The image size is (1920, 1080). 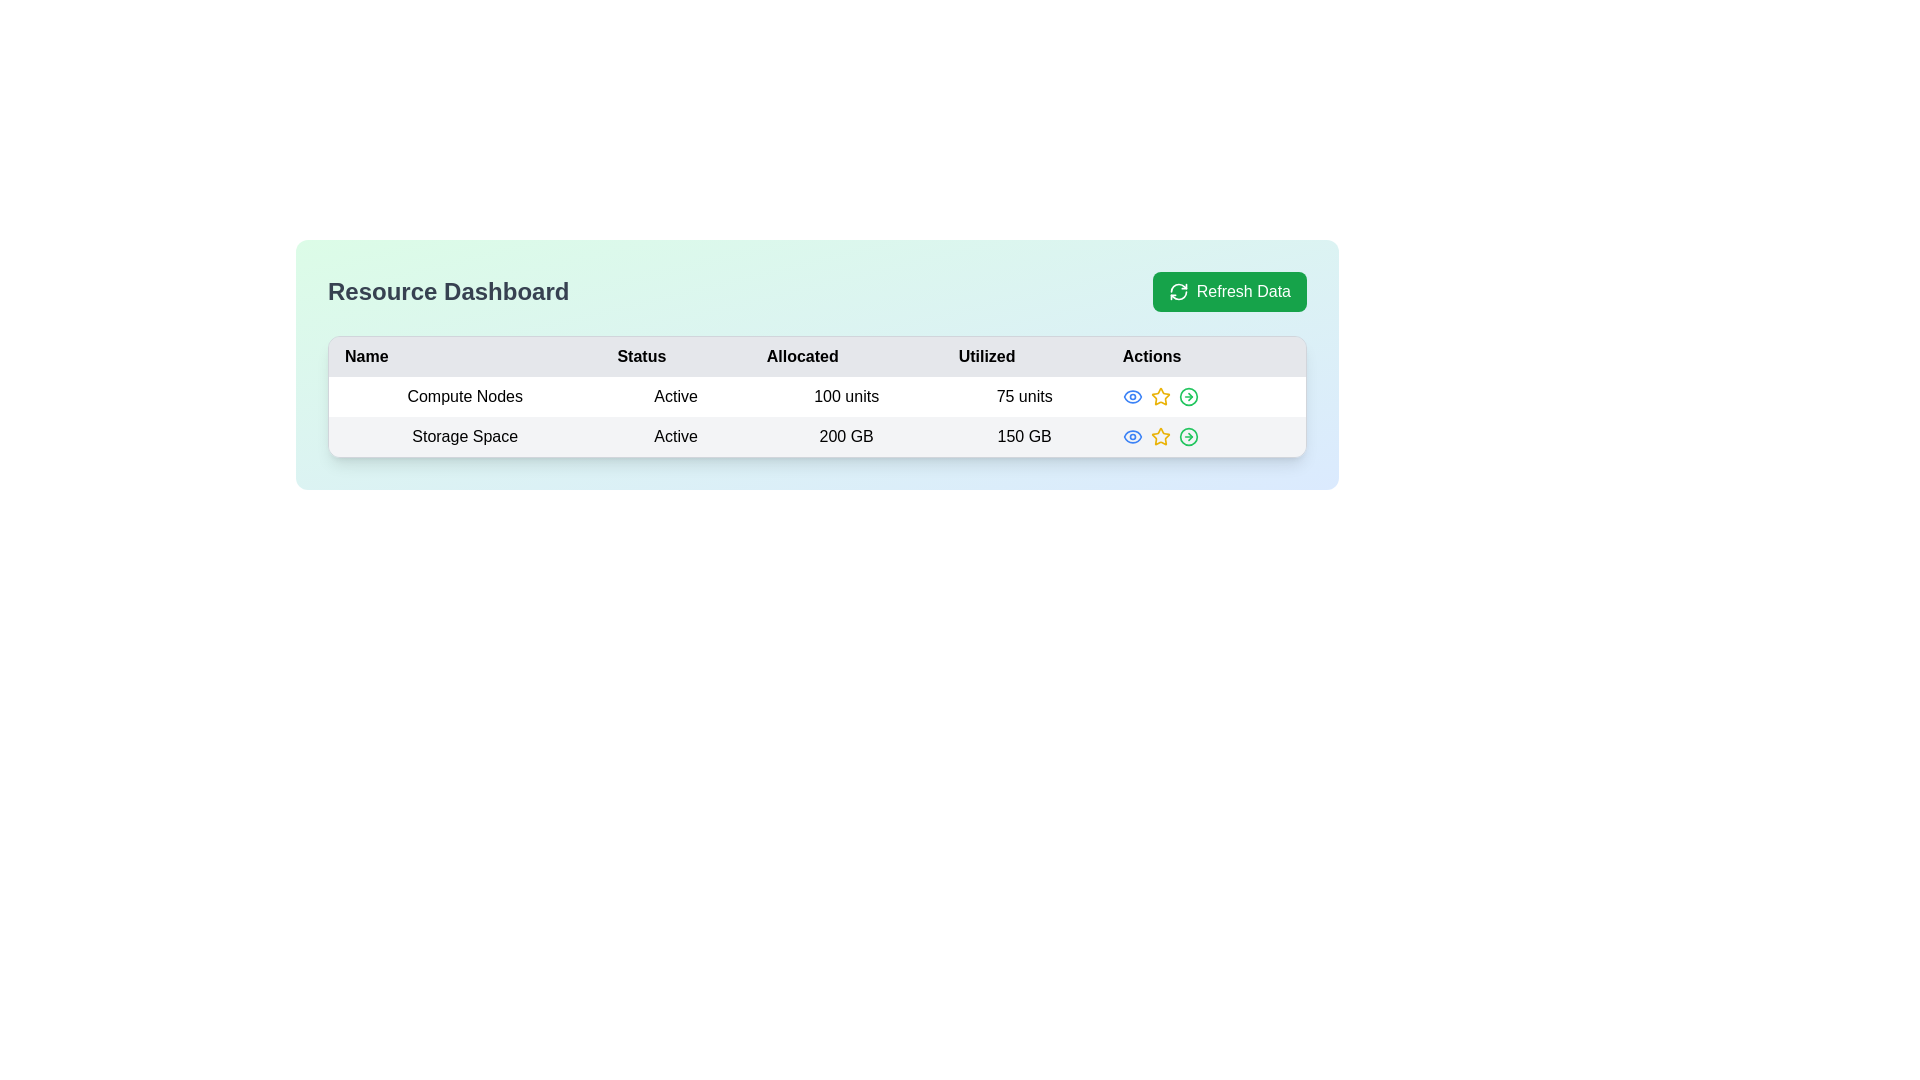 What do you see at coordinates (1178, 292) in the screenshot?
I see `the circular refresh icon within the green 'Refresh Data' button located at the top-right corner of the interface` at bounding box center [1178, 292].